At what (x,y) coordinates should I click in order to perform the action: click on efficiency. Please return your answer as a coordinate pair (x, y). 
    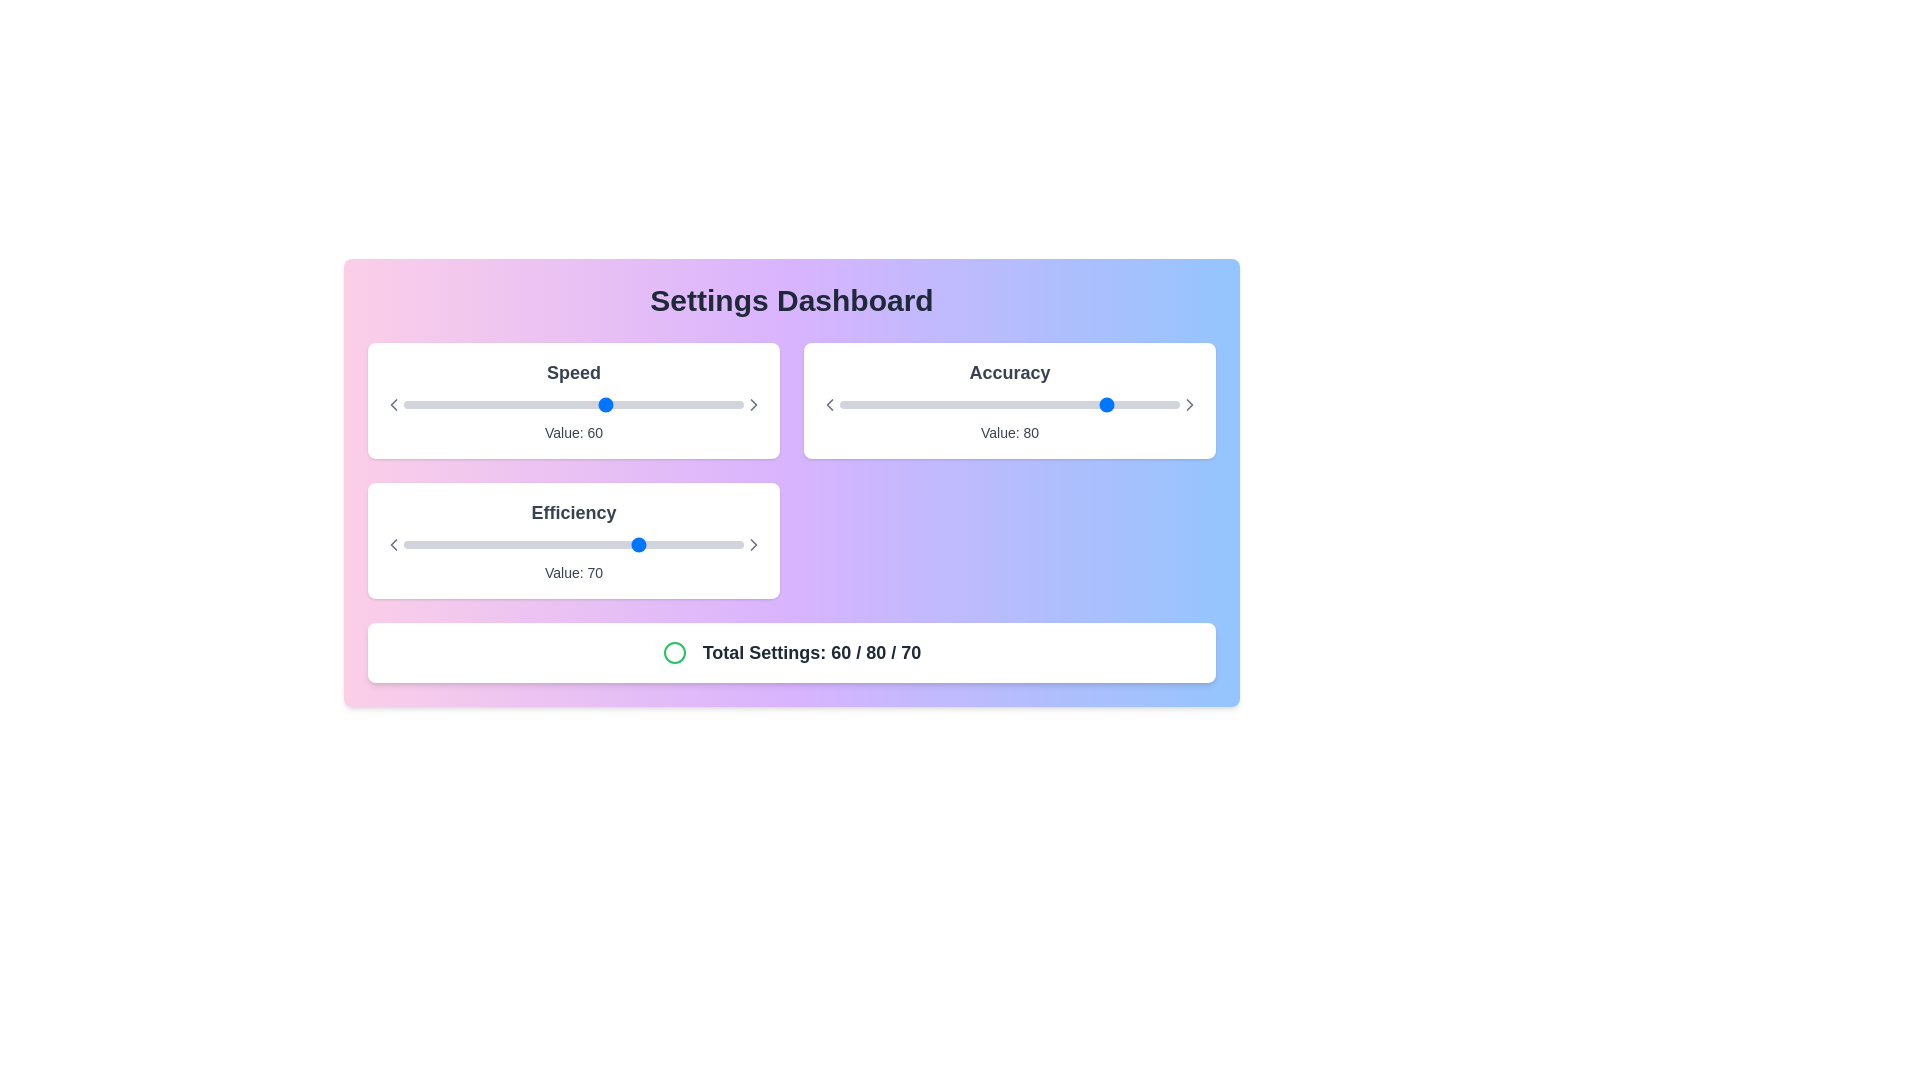
    Looking at the image, I should click on (686, 544).